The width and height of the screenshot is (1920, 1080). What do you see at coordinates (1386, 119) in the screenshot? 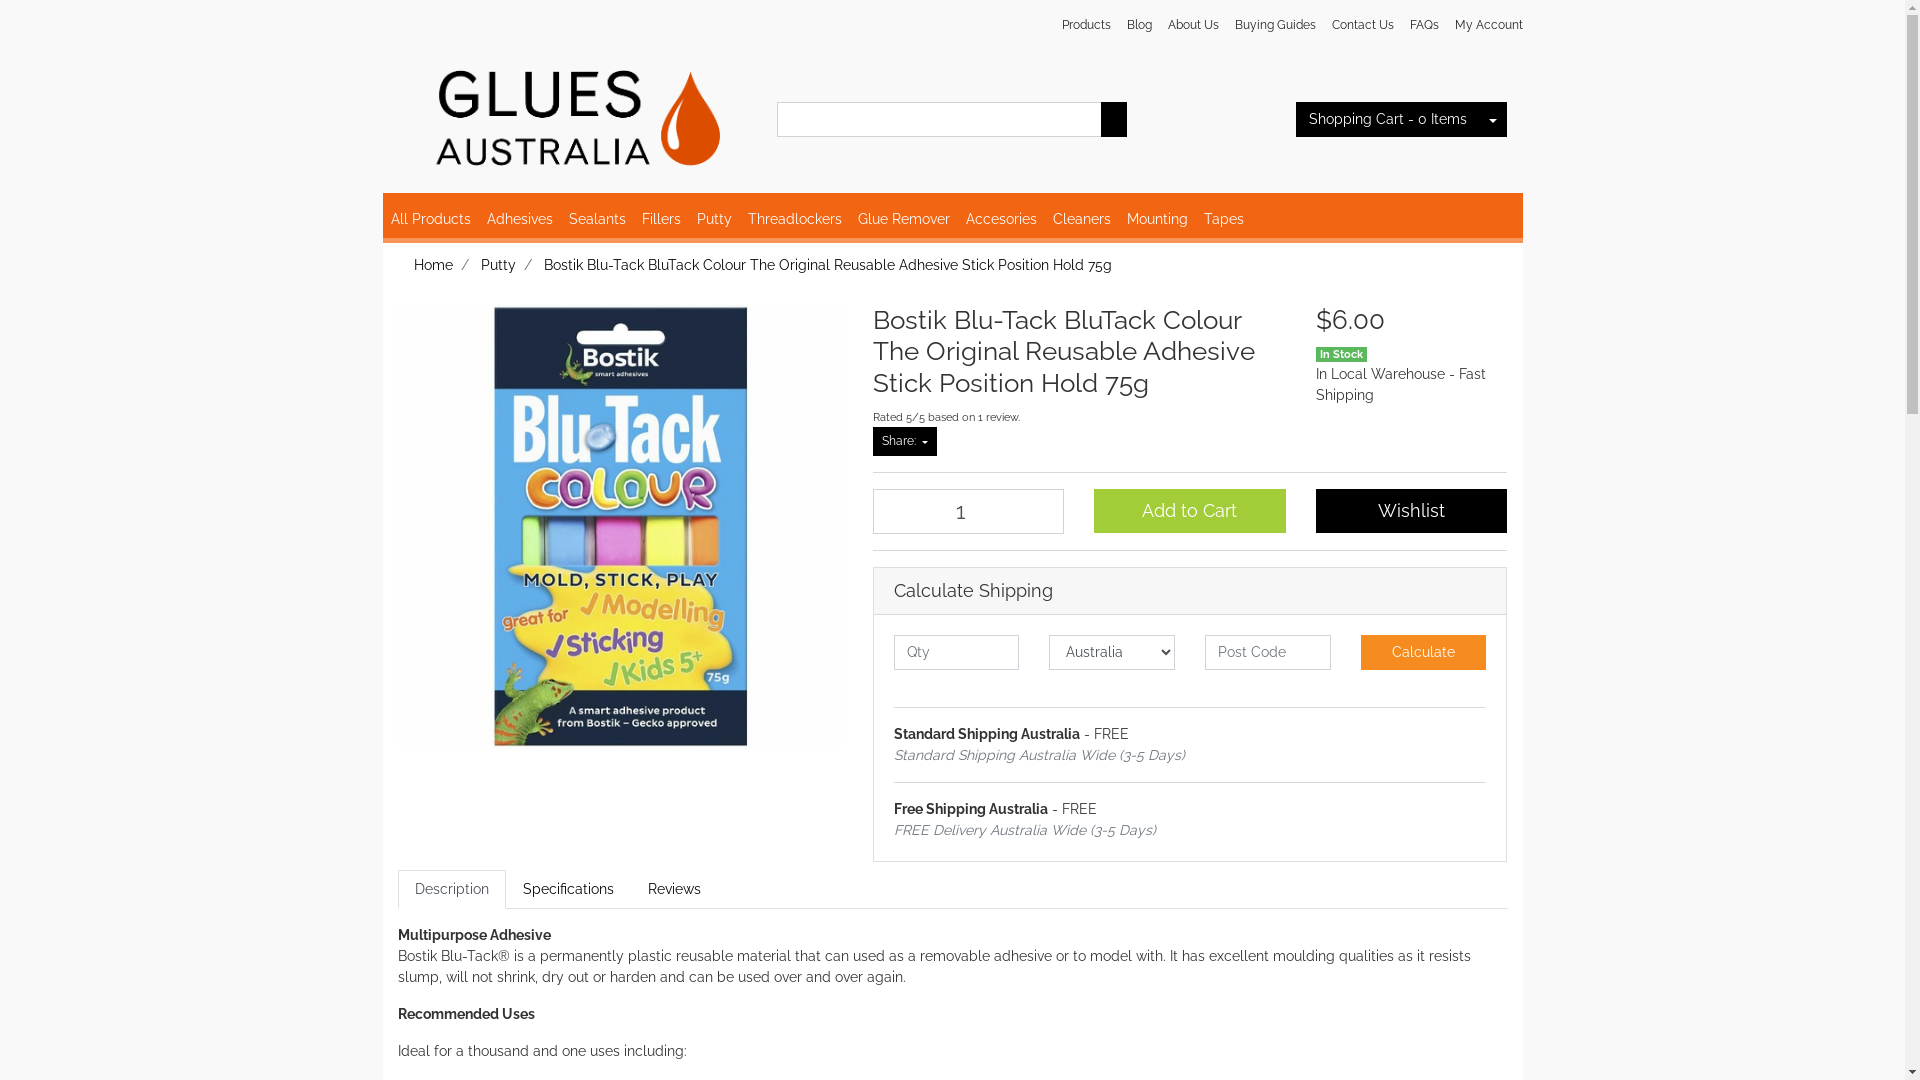
I see `'Shopping Cart - 0 Items'` at bounding box center [1386, 119].